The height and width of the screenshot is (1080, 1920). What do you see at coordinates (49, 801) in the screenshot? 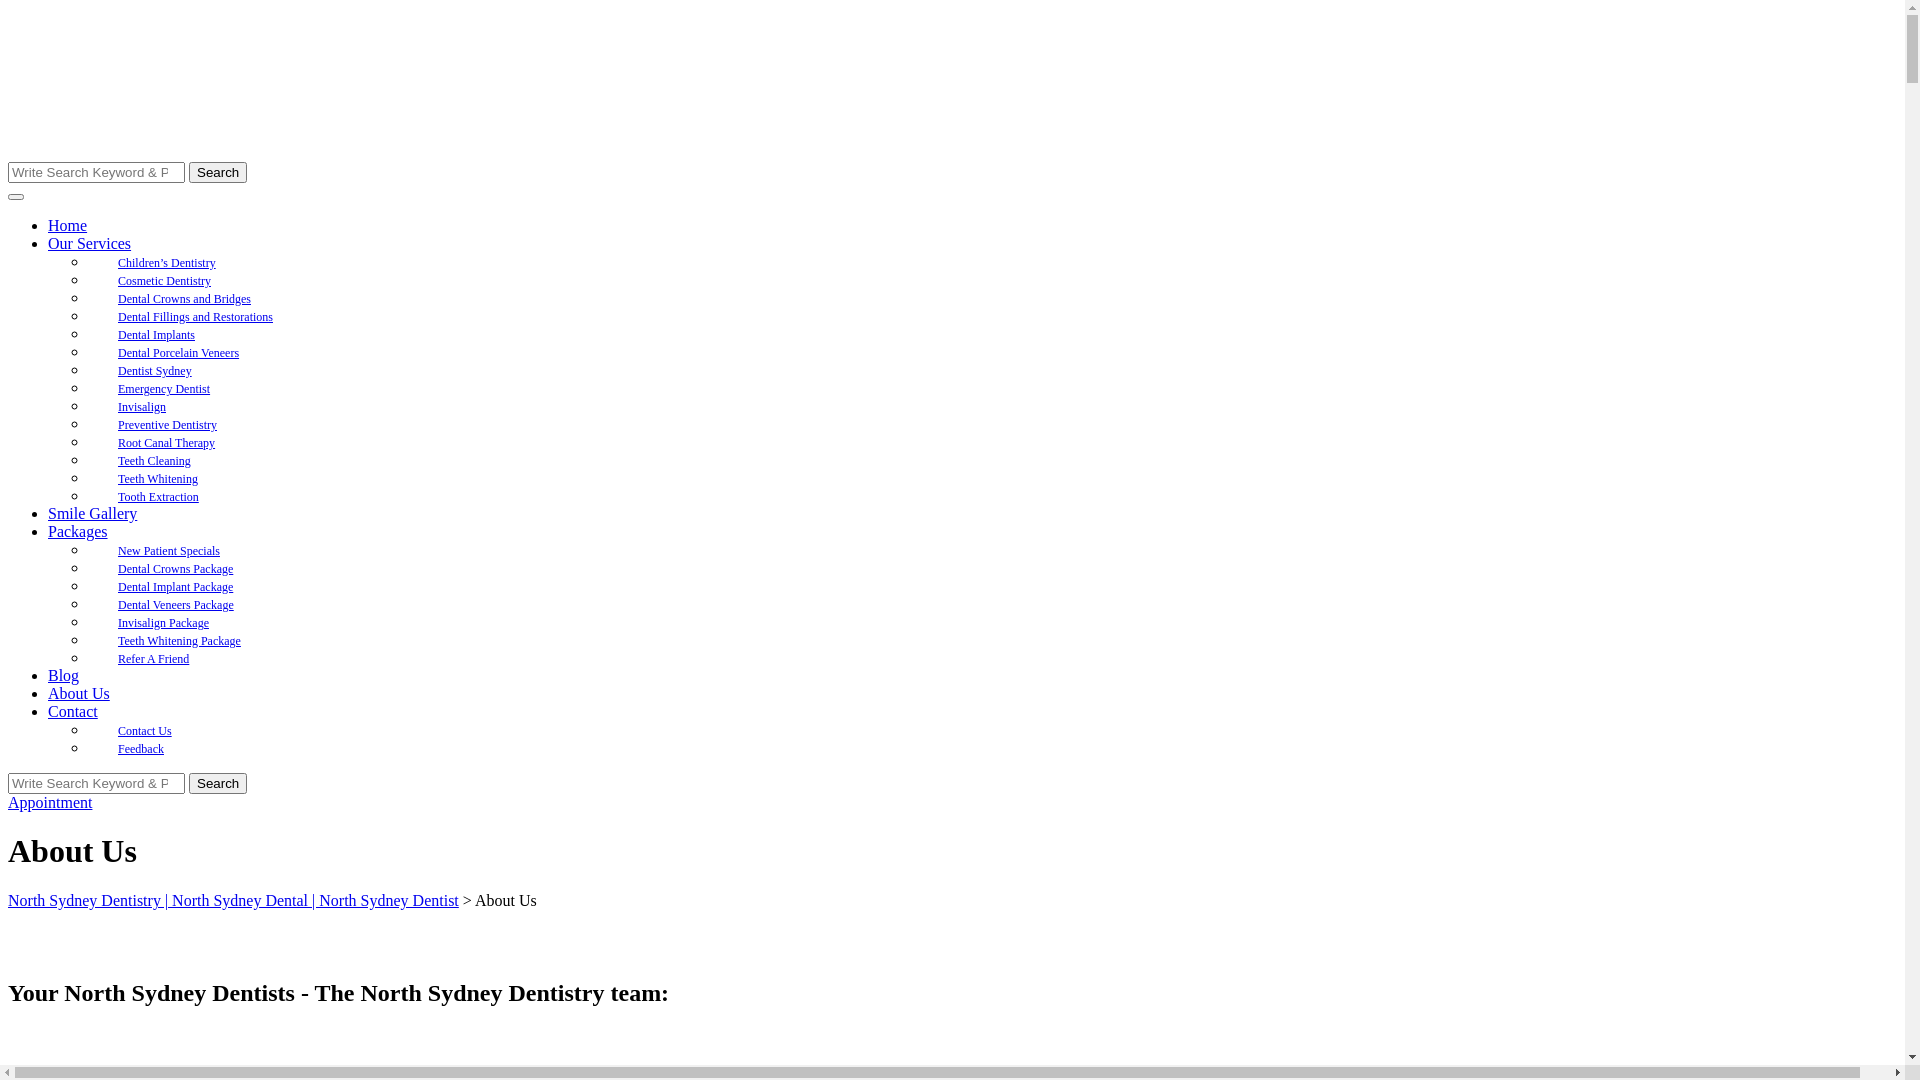
I see `'Appointment'` at bounding box center [49, 801].